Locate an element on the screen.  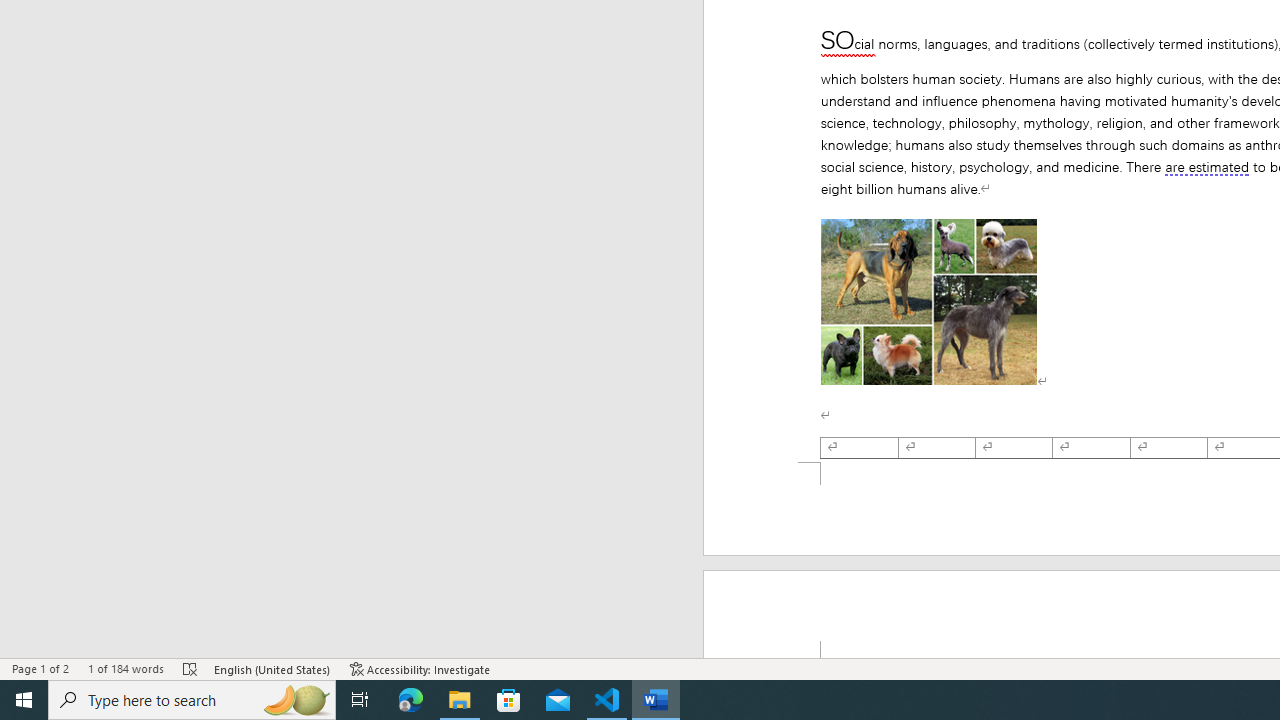
'Morphological variation in six dogs' is located at coordinates (927, 302).